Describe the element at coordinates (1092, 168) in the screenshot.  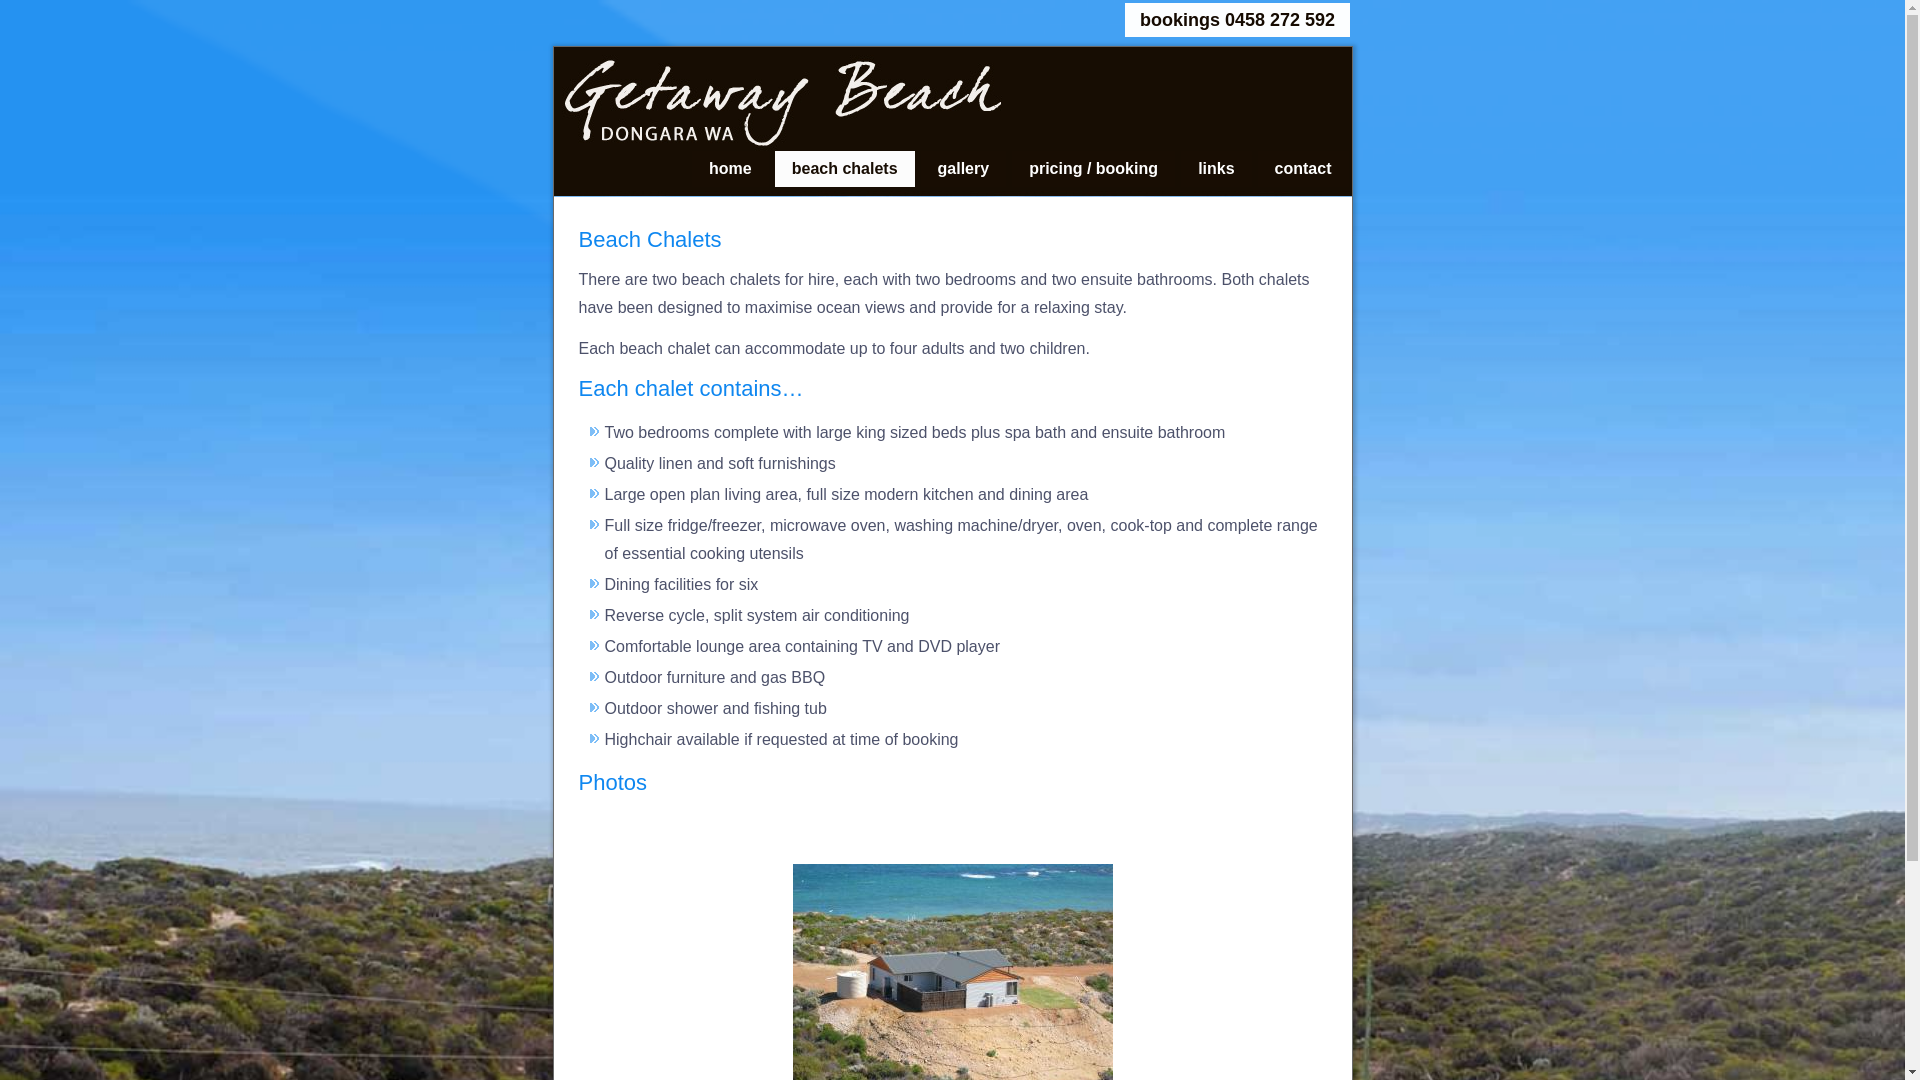
I see `'pricing / booking'` at that location.